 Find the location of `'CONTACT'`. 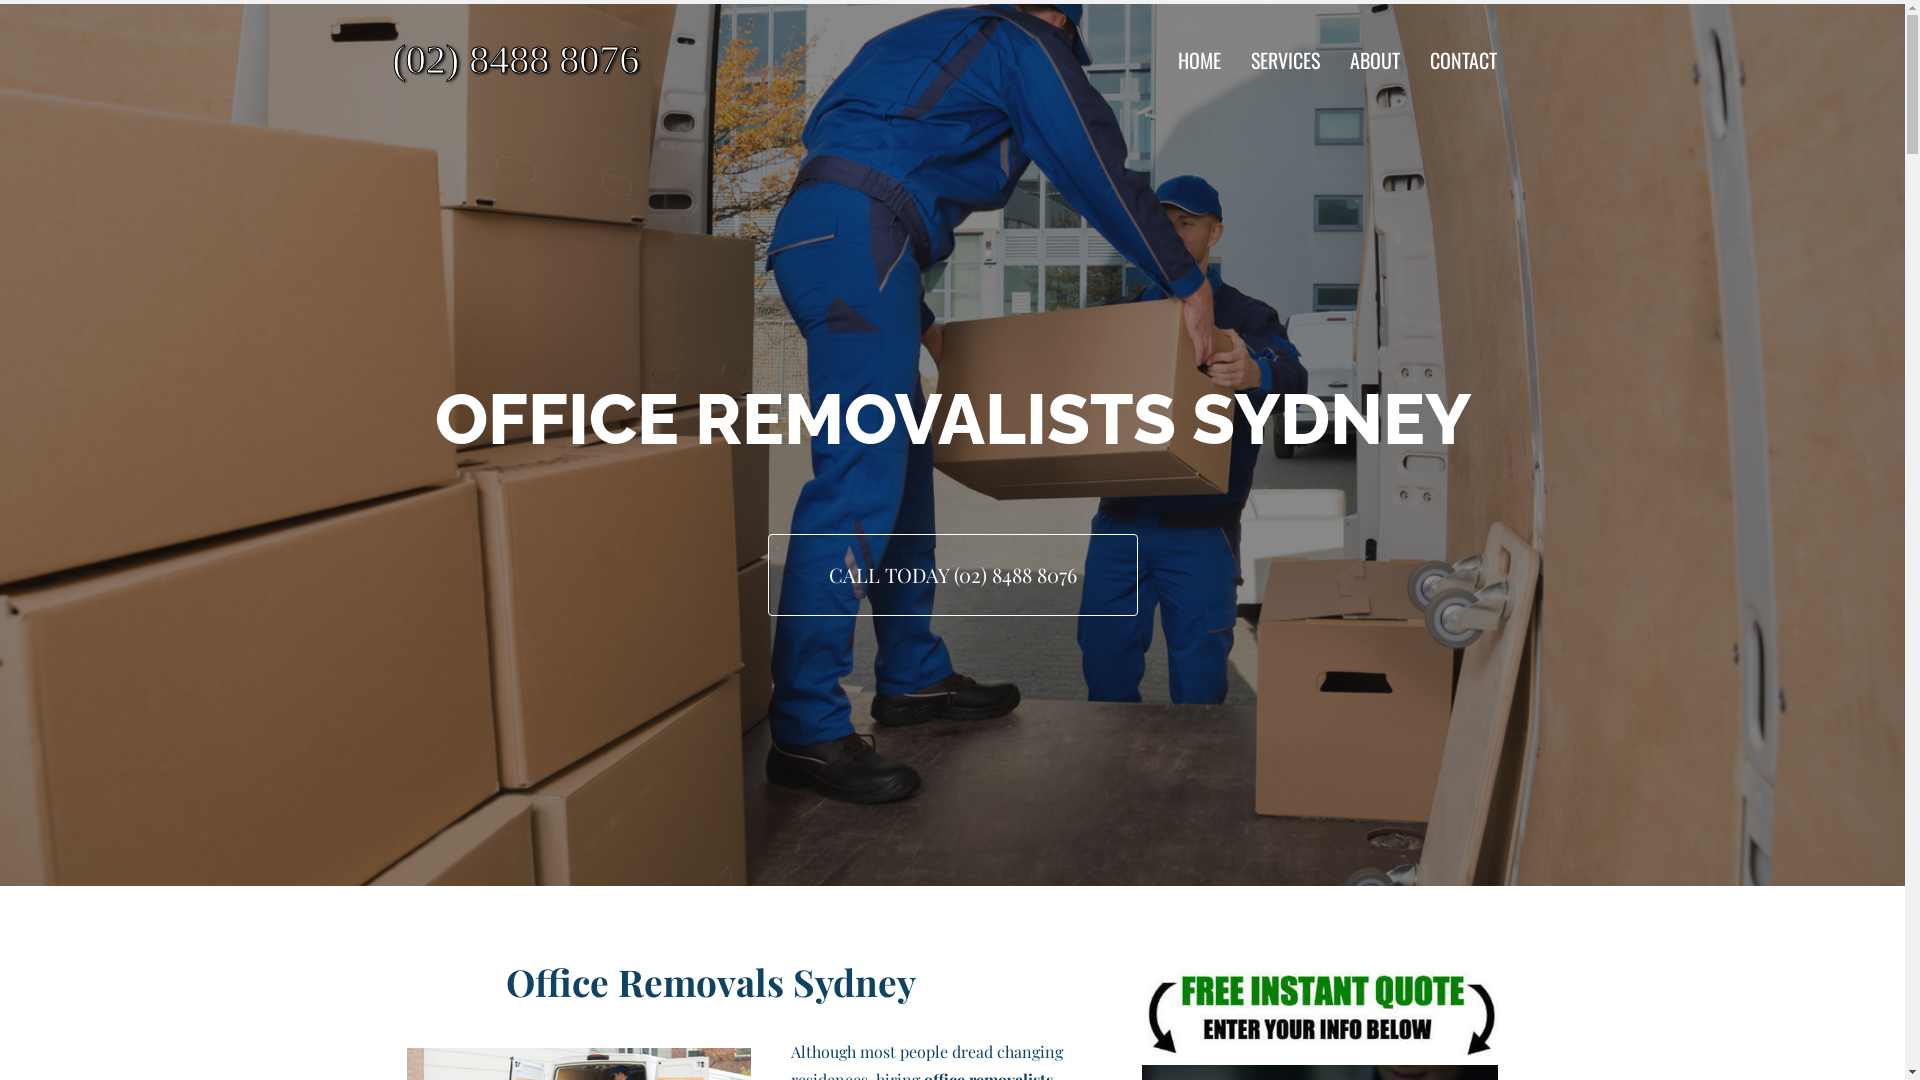

'CONTACT' is located at coordinates (1463, 59).